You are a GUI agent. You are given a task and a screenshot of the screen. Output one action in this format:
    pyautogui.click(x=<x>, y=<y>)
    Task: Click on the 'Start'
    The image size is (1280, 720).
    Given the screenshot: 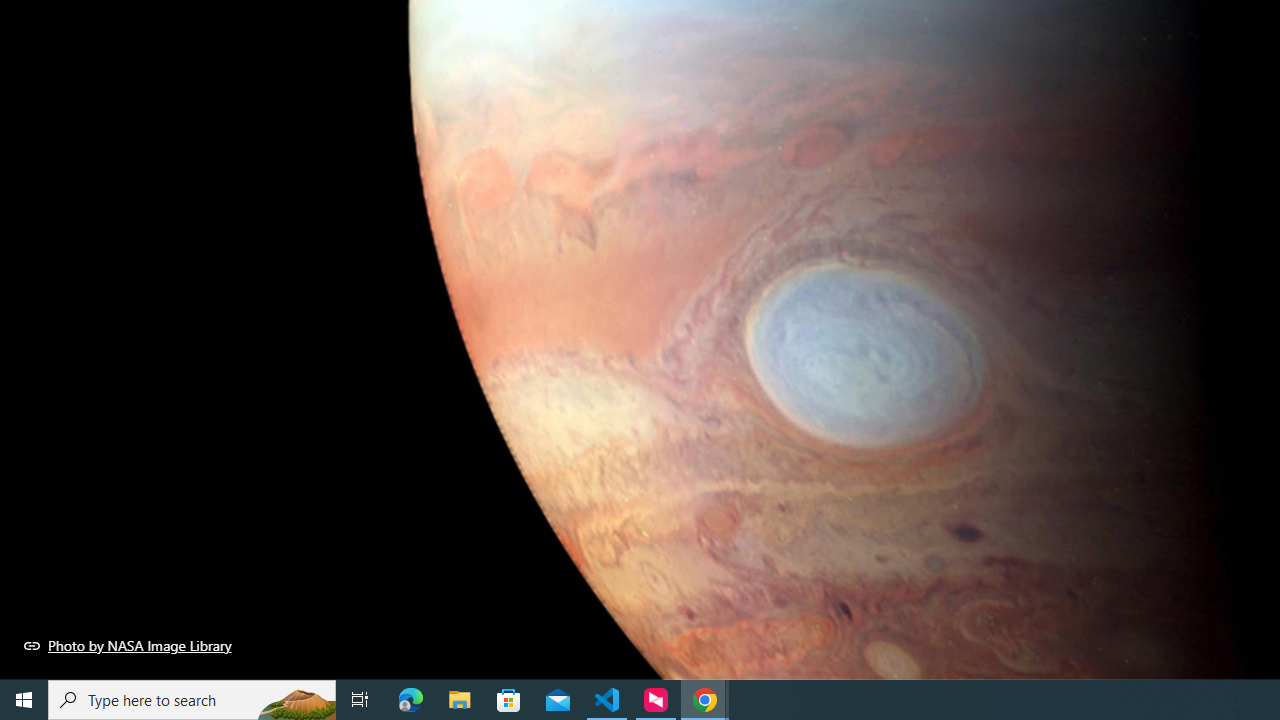 What is the action you would take?
    pyautogui.click(x=24, y=698)
    